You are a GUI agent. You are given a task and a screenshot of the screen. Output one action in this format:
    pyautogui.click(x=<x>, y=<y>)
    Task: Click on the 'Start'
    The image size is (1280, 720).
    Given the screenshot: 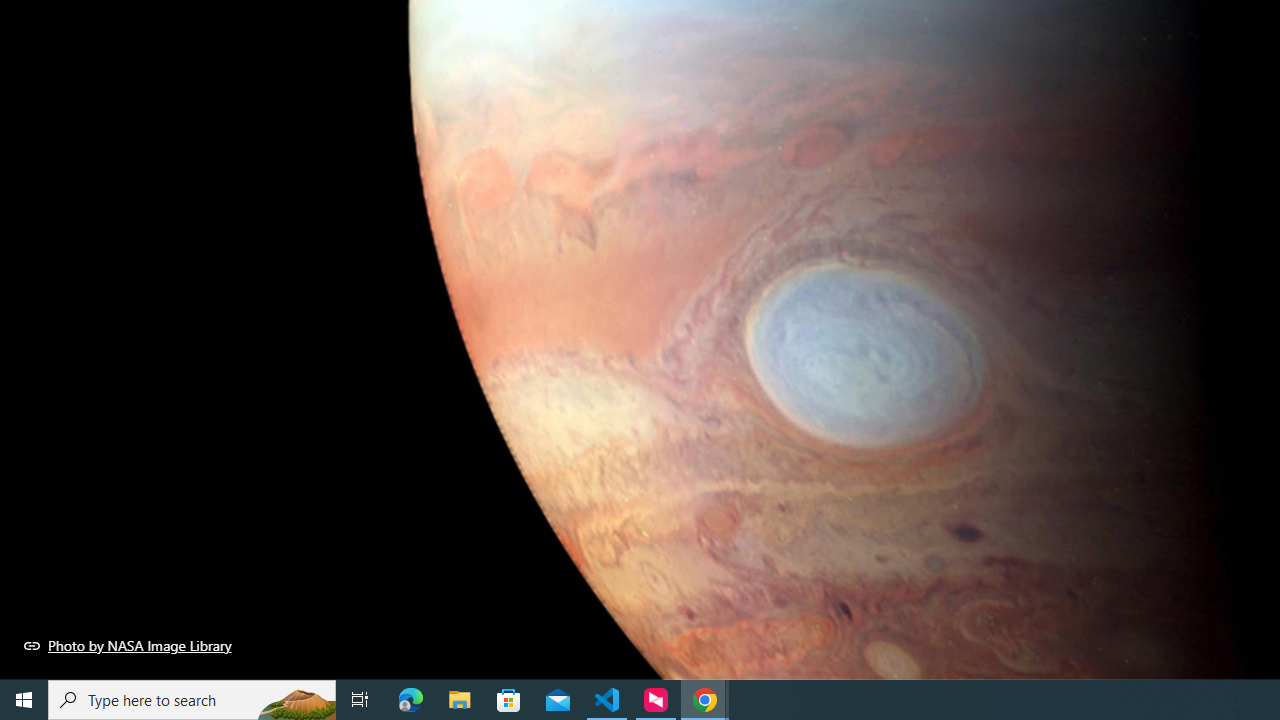 What is the action you would take?
    pyautogui.click(x=24, y=698)
    